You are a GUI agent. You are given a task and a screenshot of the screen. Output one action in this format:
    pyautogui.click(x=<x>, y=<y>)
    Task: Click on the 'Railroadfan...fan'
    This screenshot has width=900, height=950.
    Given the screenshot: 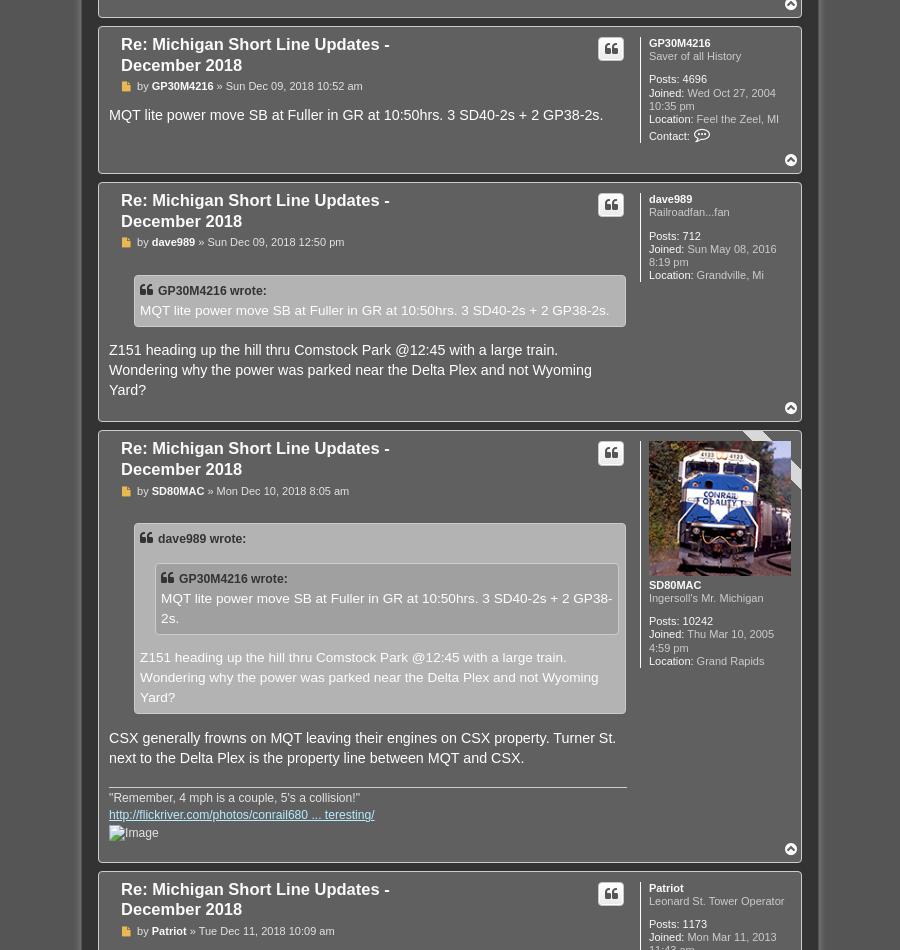 What is the action you would take?
    pyautogui.click(x=687, y=212)
    